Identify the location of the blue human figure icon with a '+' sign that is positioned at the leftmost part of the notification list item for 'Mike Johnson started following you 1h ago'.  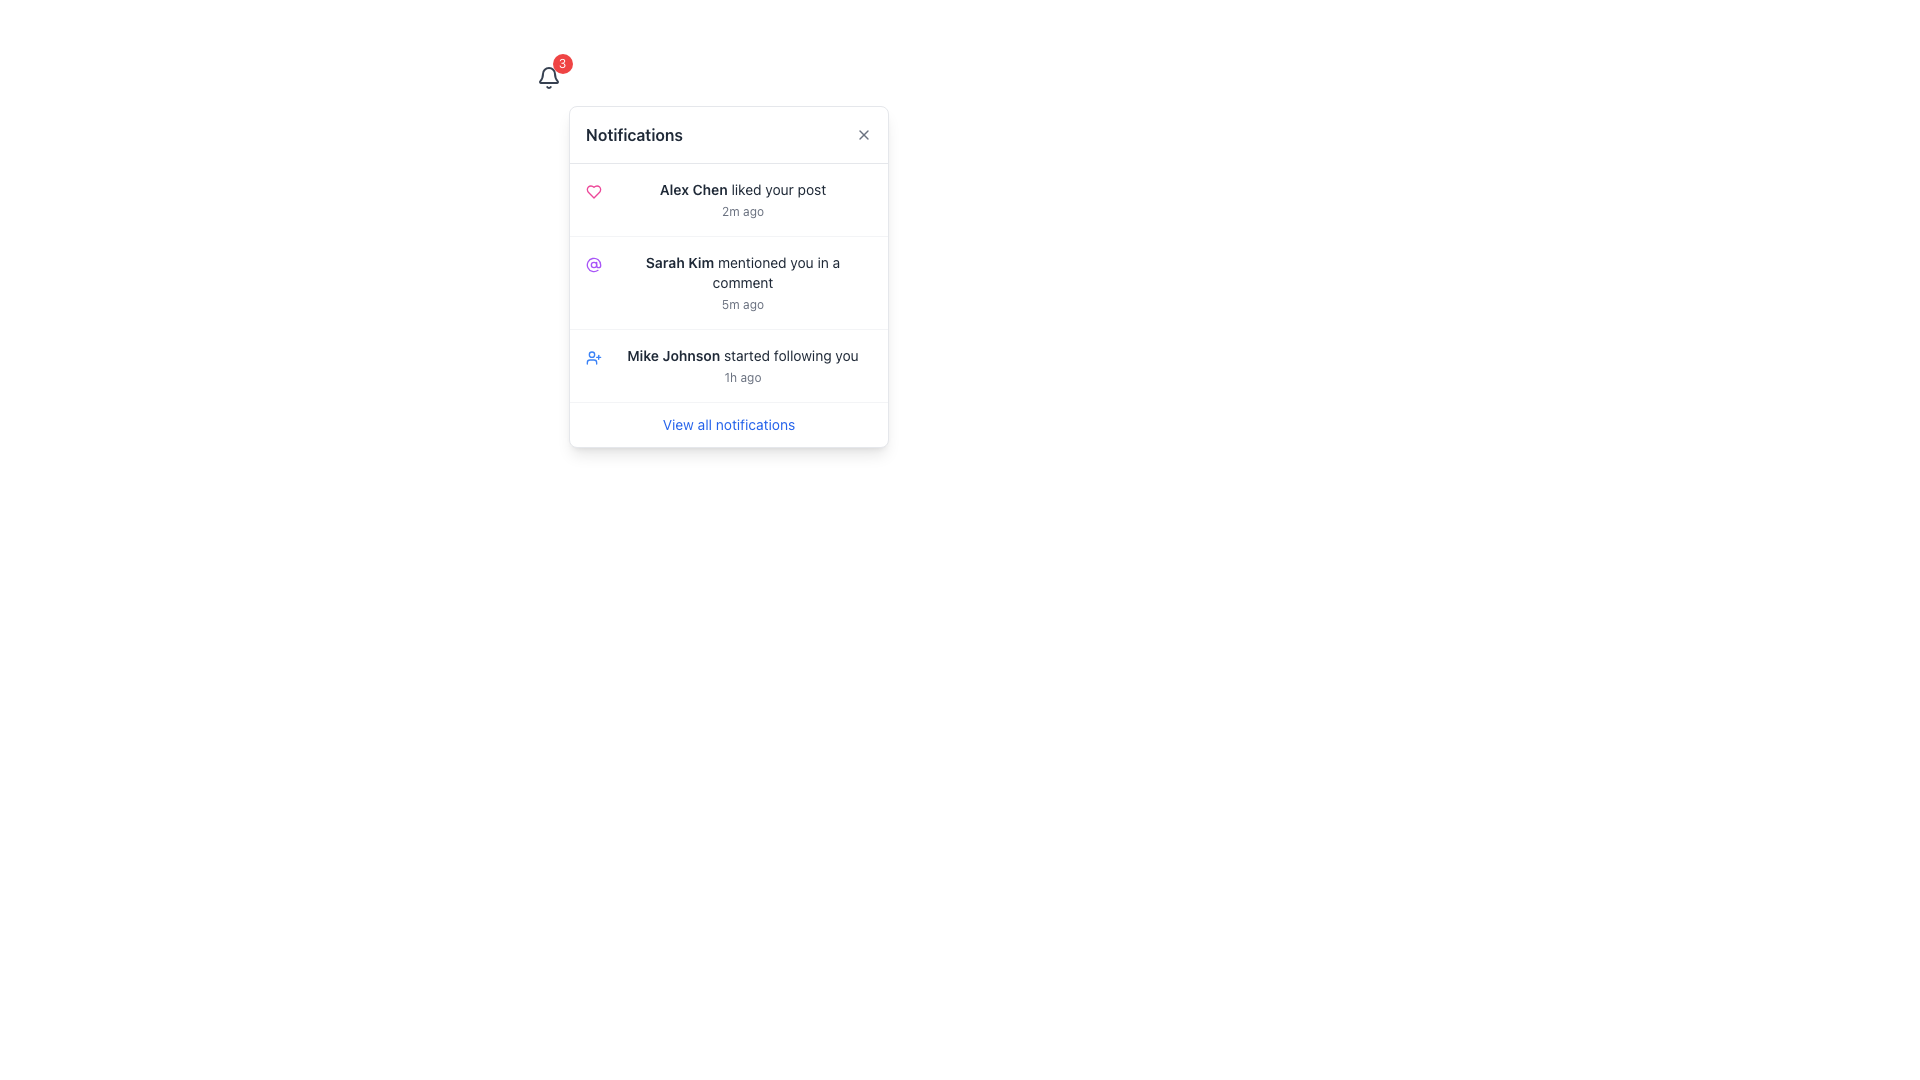
(593, 357).